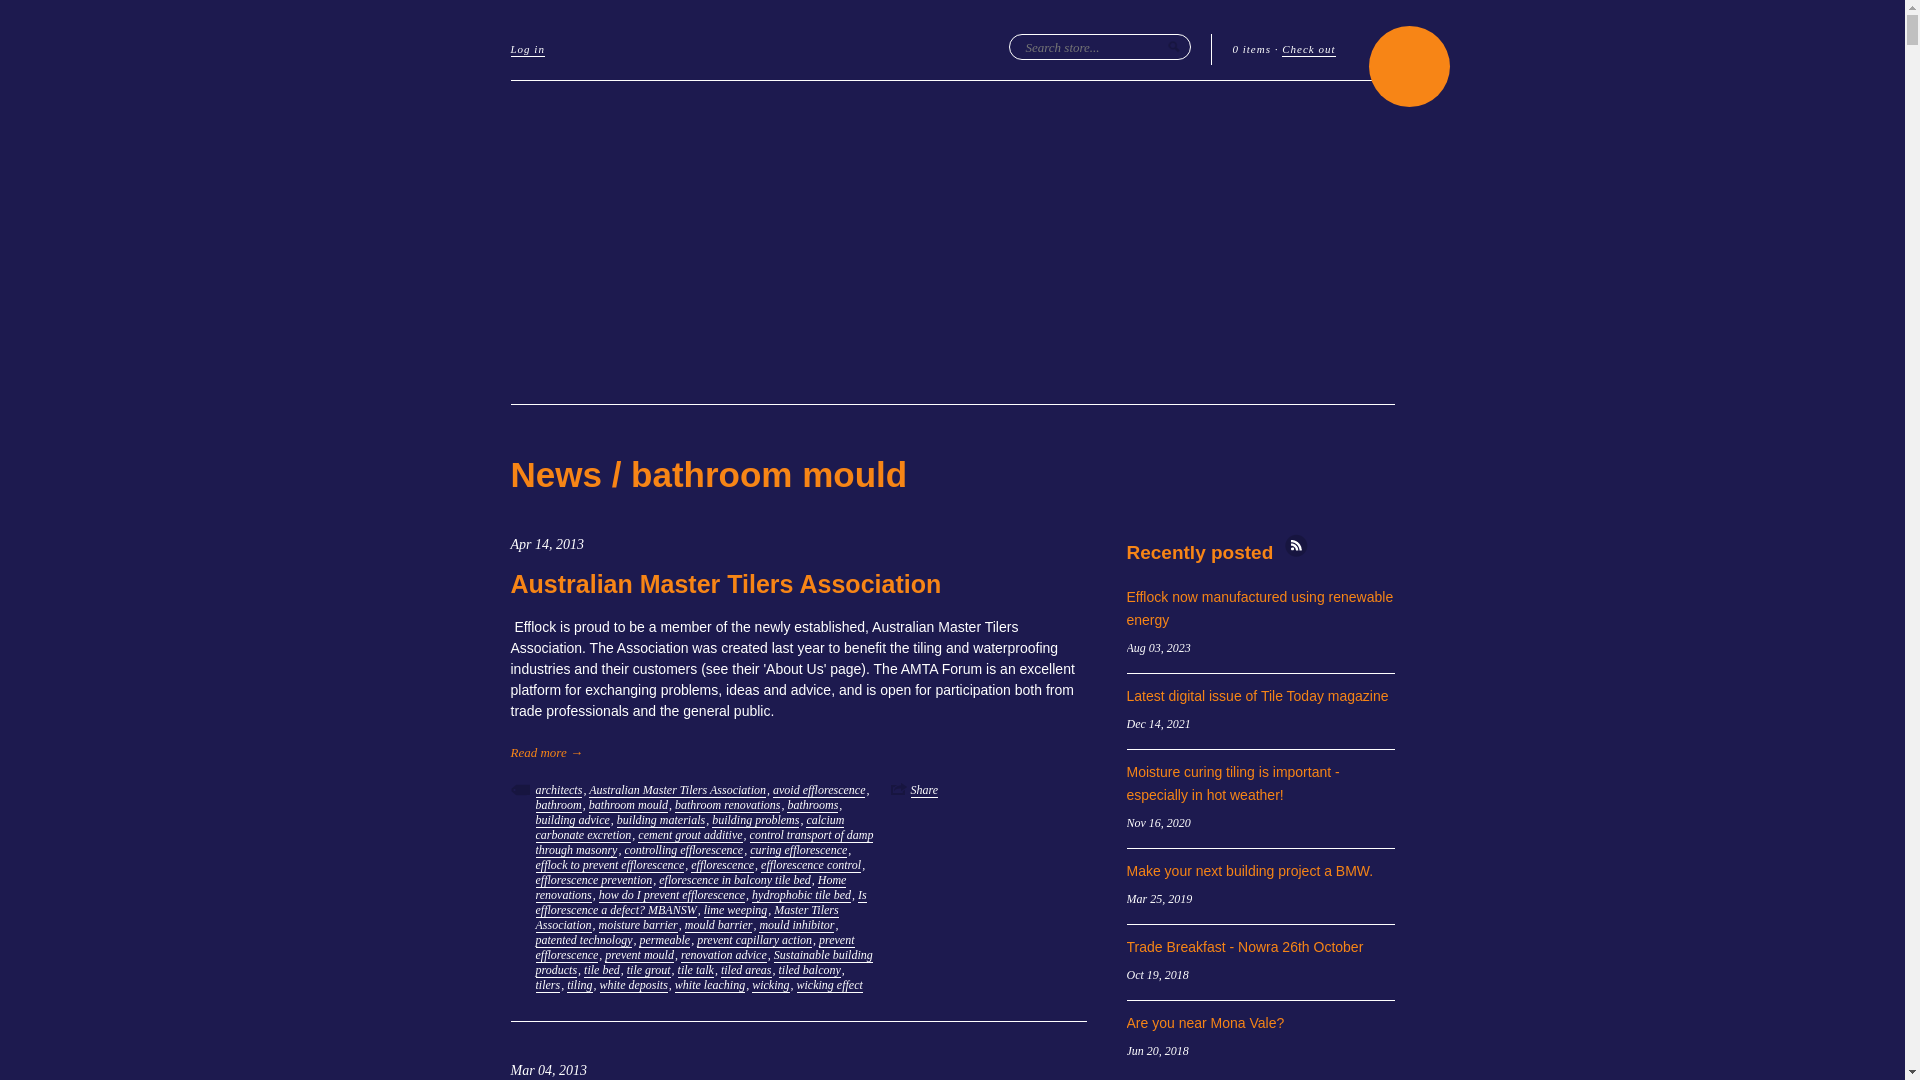 This screenshot has width=1920, height=1080. Describe the element at coordinates (705, 843) in the screenshot. I see `'control transport of damp through masonry'` at that location.